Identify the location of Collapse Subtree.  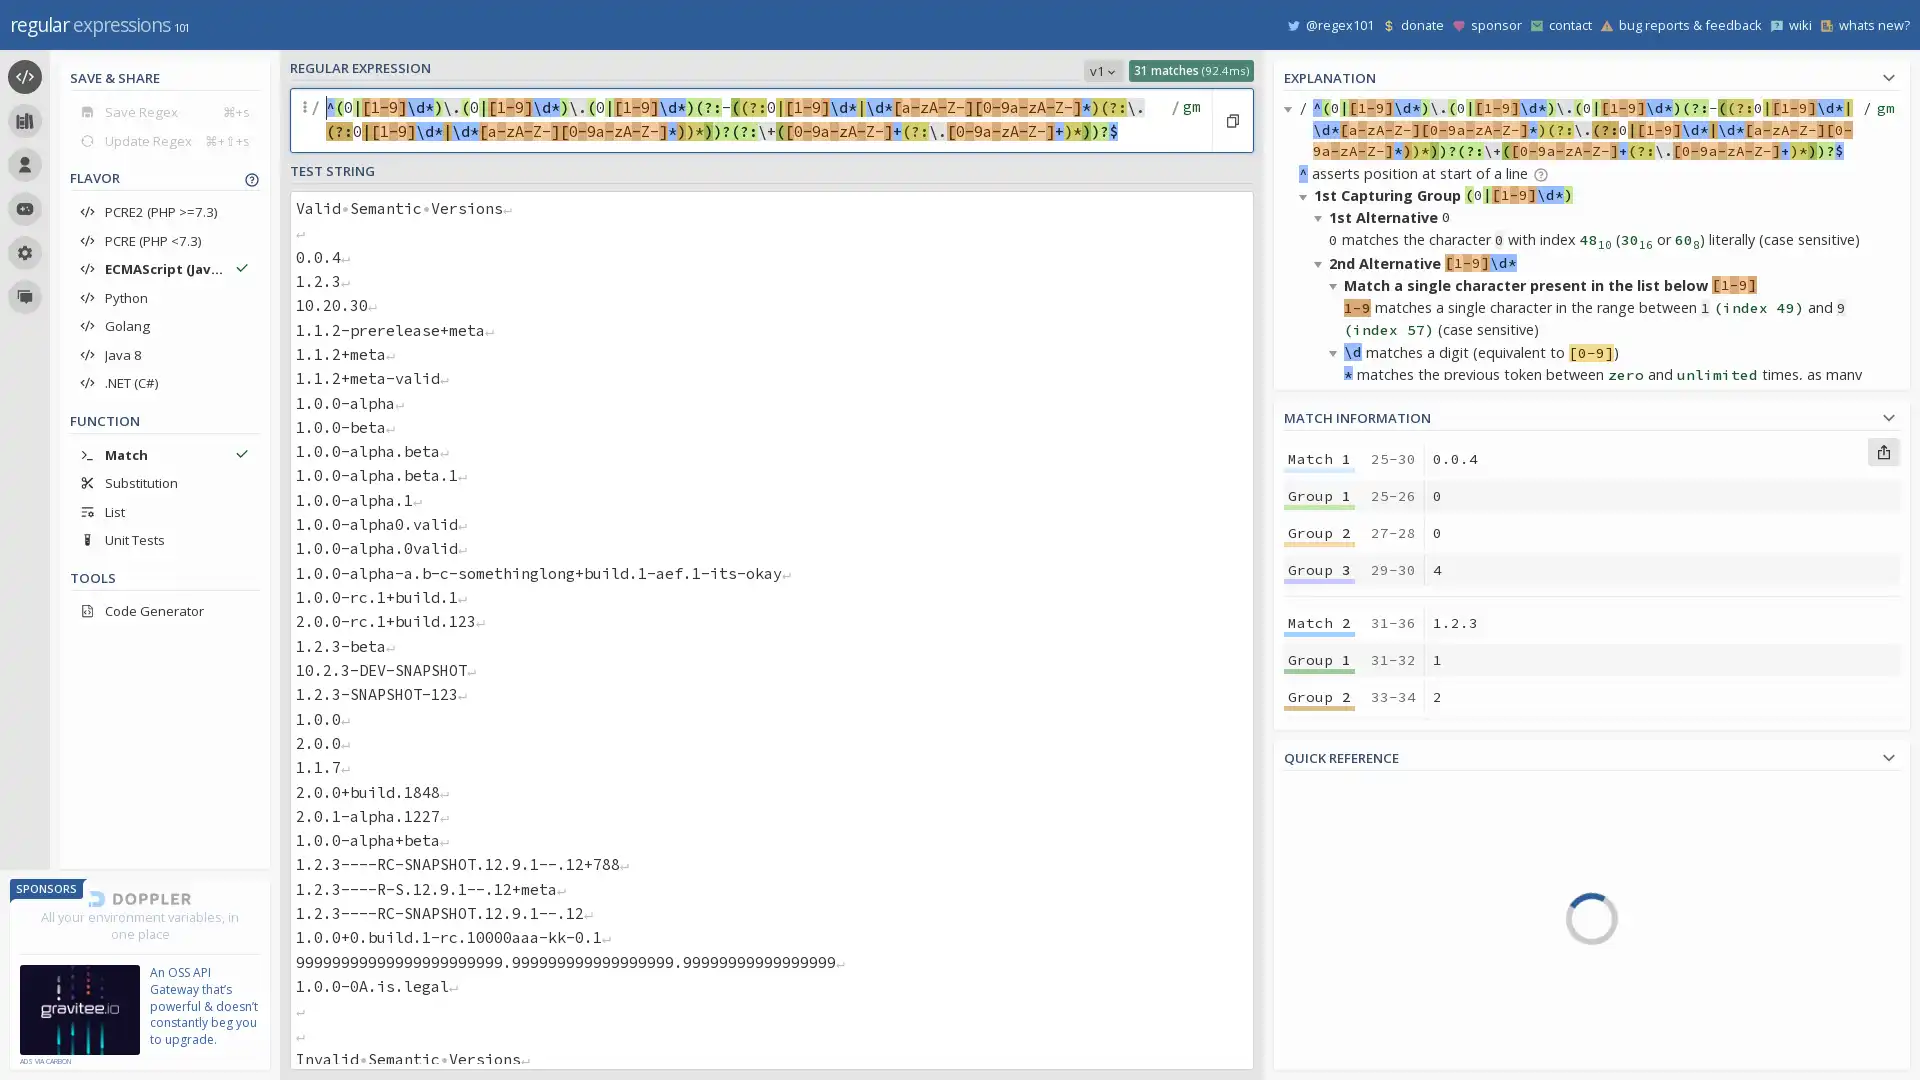
(1321, 1051).